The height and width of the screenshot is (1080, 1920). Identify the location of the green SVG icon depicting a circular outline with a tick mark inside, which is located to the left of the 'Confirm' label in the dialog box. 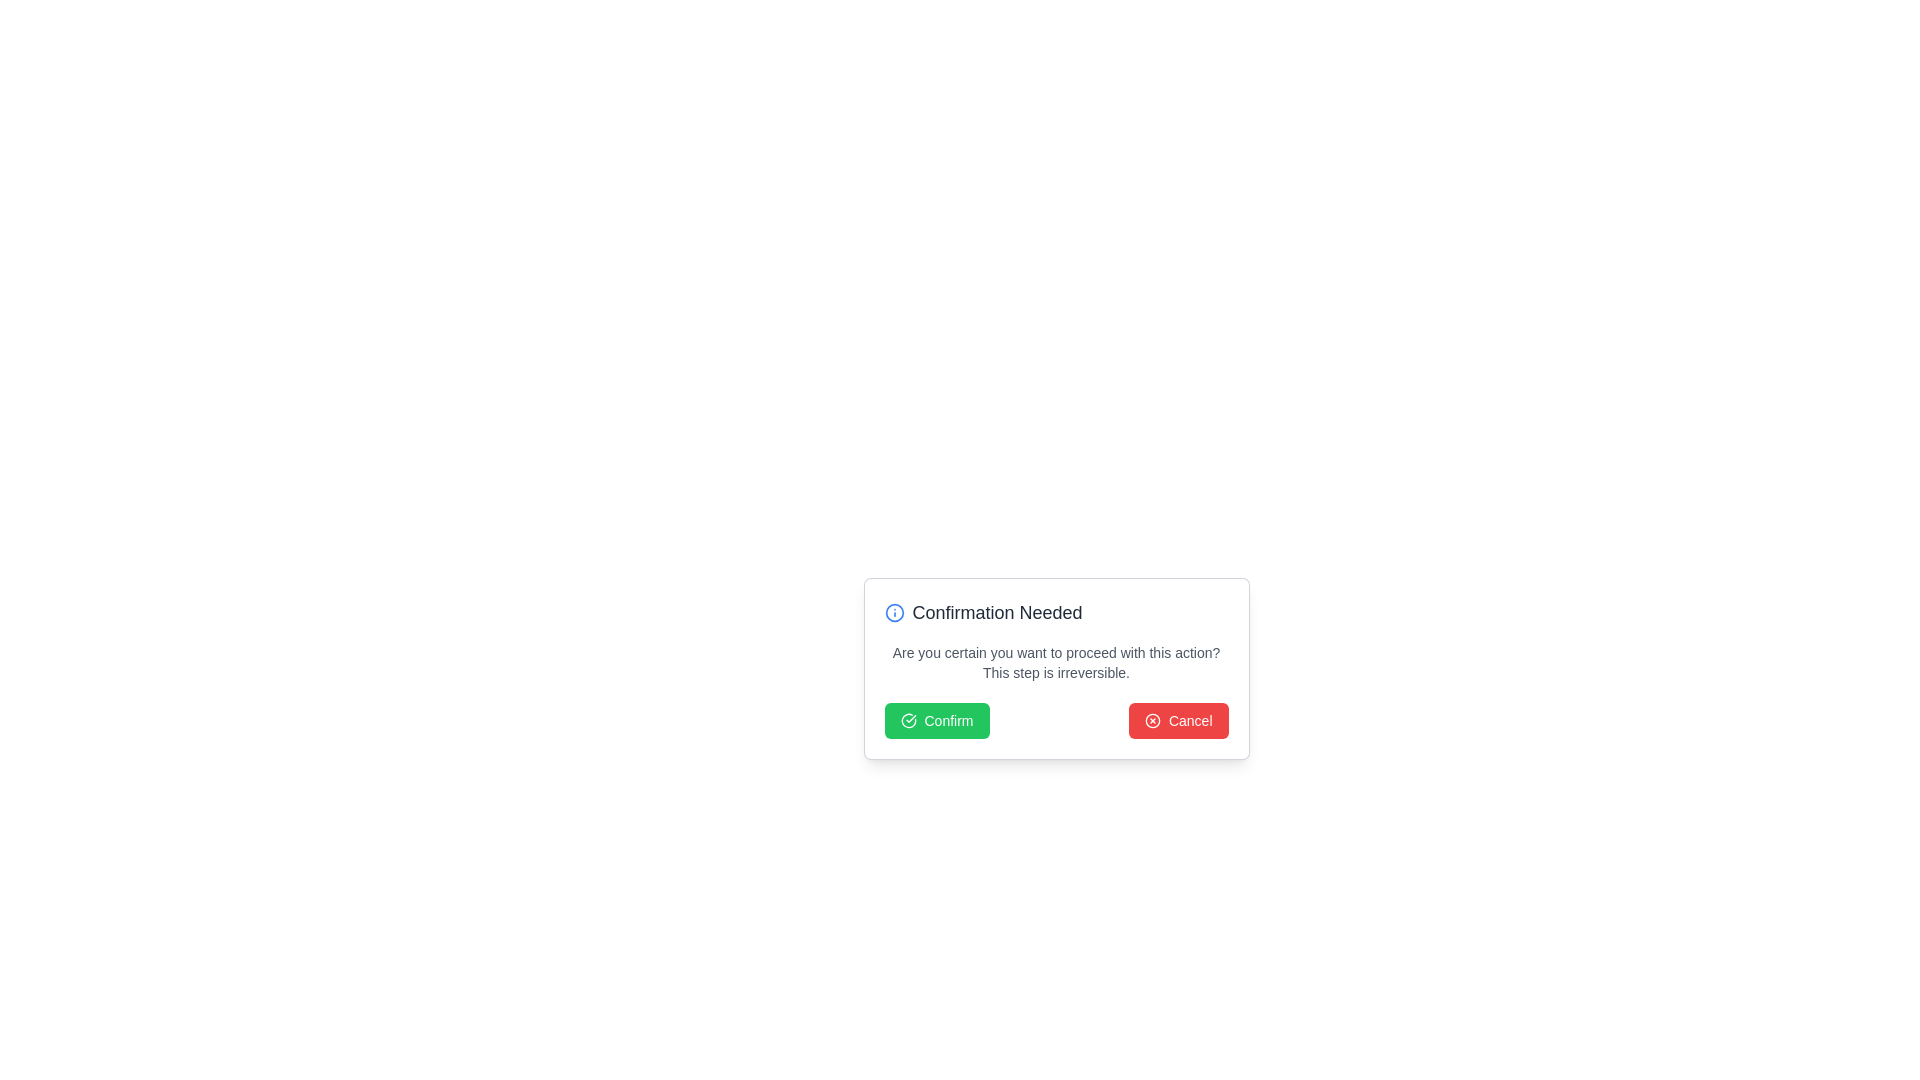
(907, 721).